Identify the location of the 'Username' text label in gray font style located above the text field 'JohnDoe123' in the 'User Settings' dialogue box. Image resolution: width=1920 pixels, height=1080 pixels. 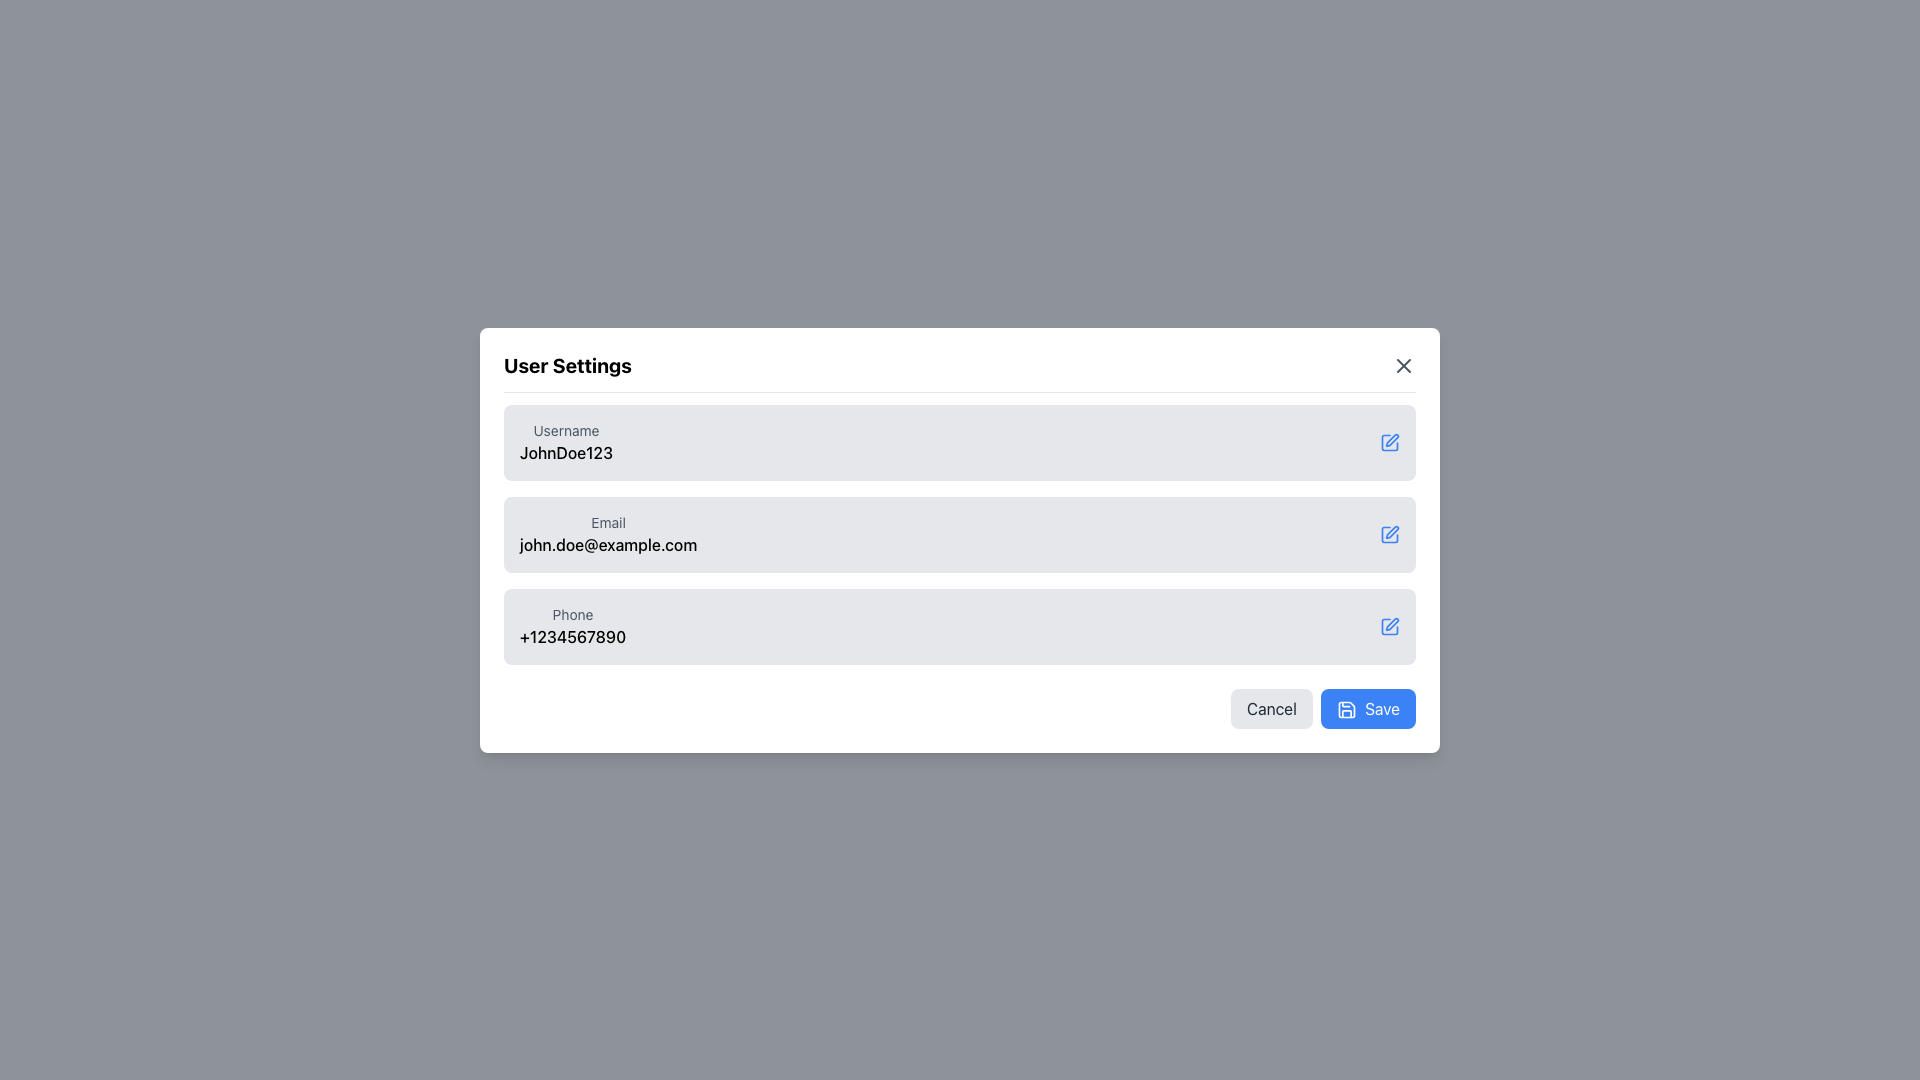
(565, 429).